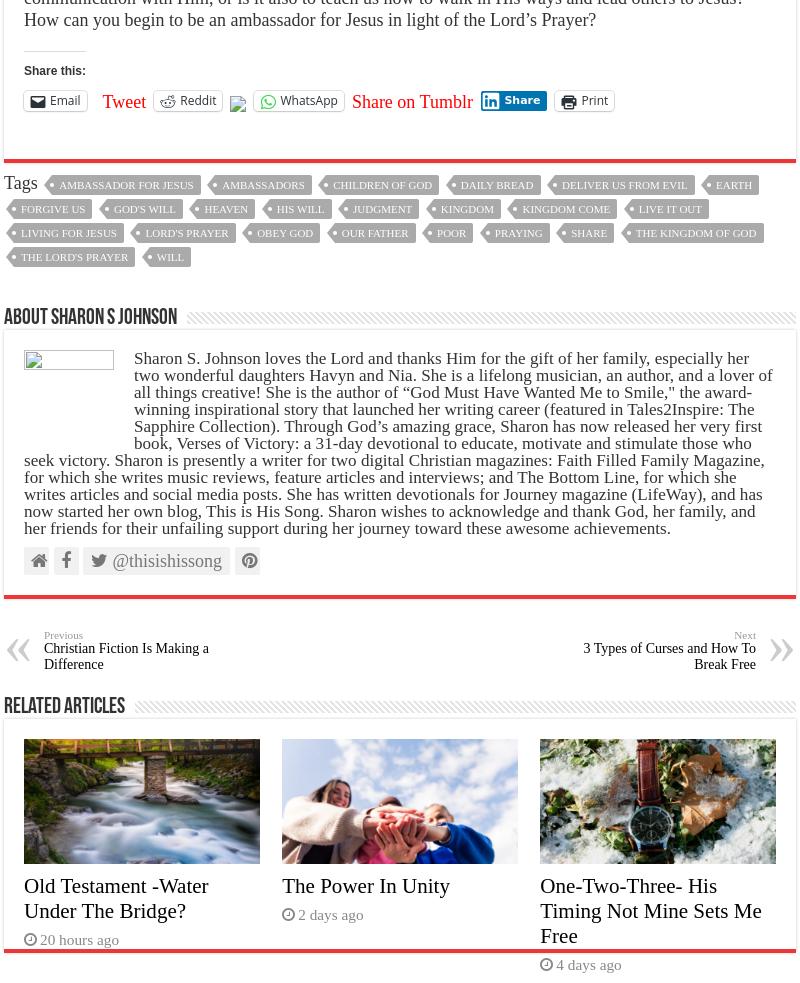 Image resolution: width=800 pixels, height=983 pixels. I want to click on 'Reddit', so click(197, 99).